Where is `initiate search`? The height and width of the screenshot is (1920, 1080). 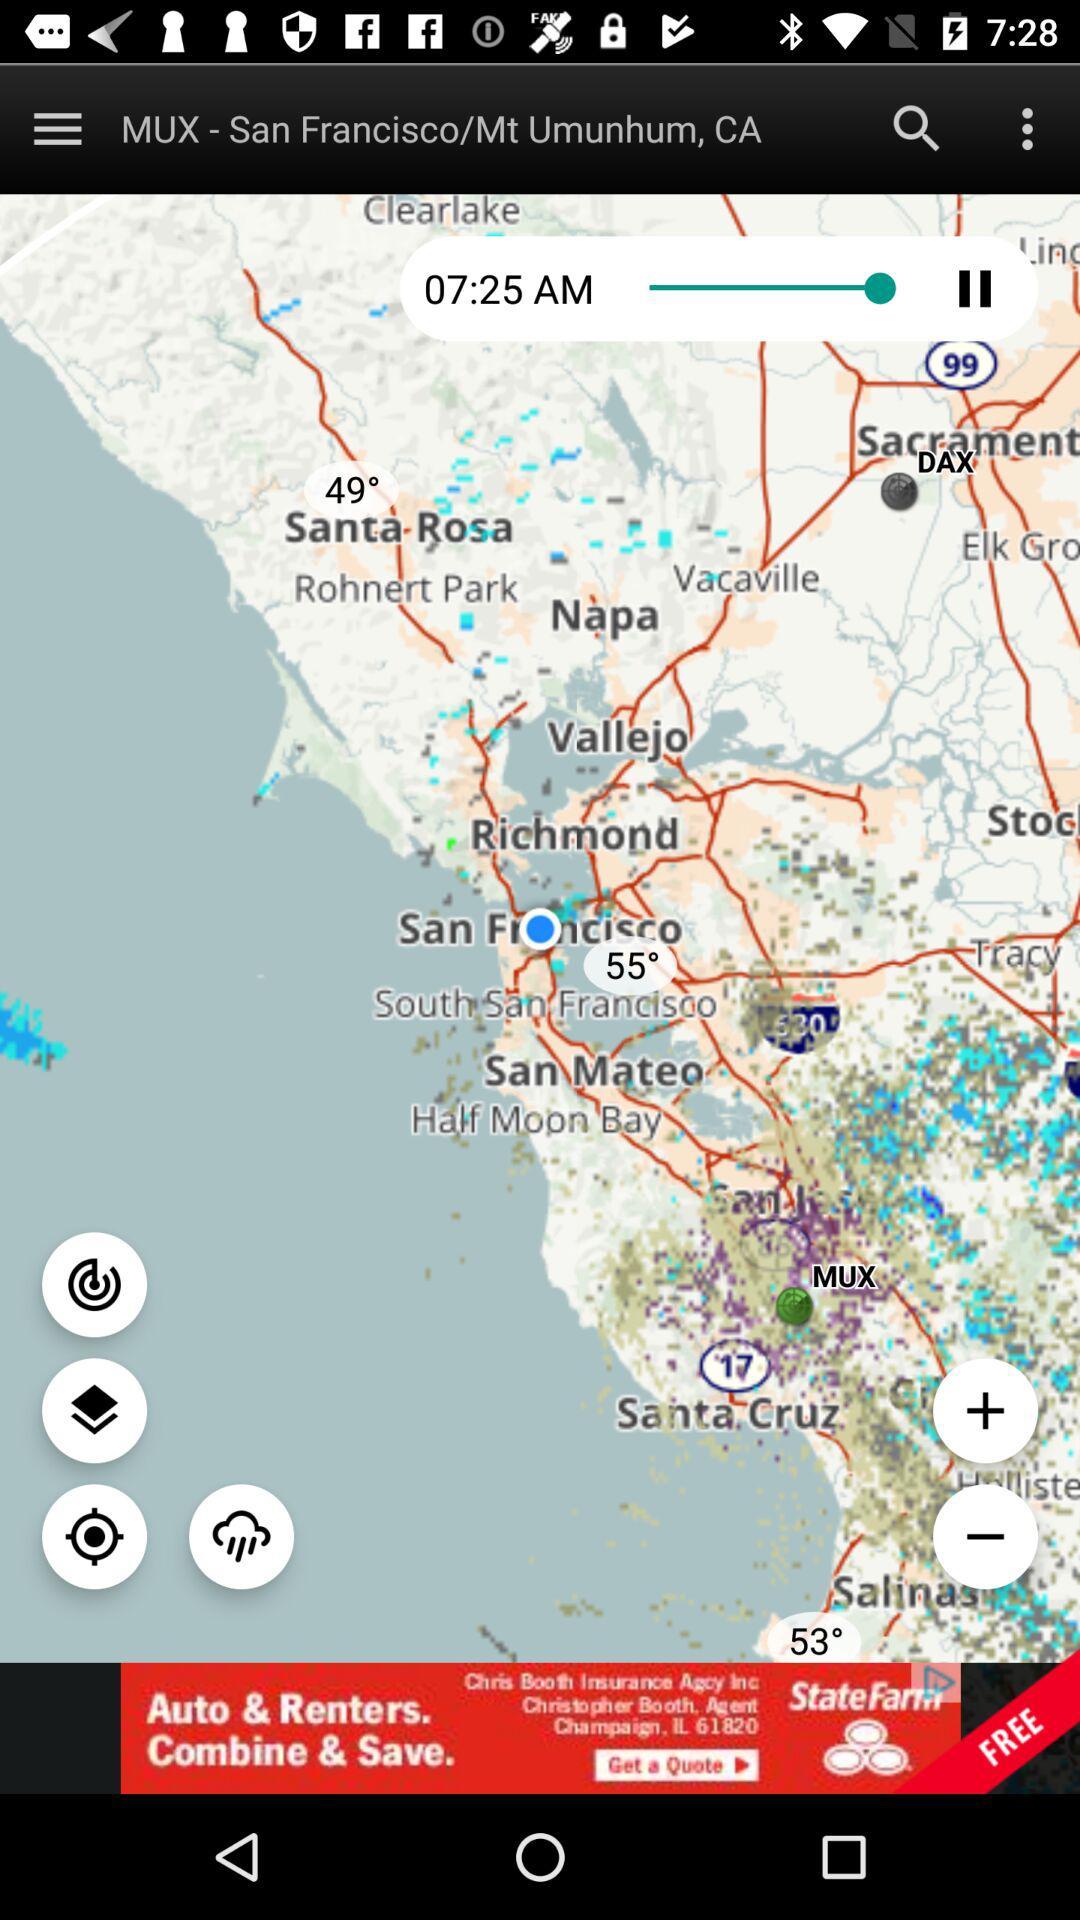
initiate search is located at coordinates (917, 127).